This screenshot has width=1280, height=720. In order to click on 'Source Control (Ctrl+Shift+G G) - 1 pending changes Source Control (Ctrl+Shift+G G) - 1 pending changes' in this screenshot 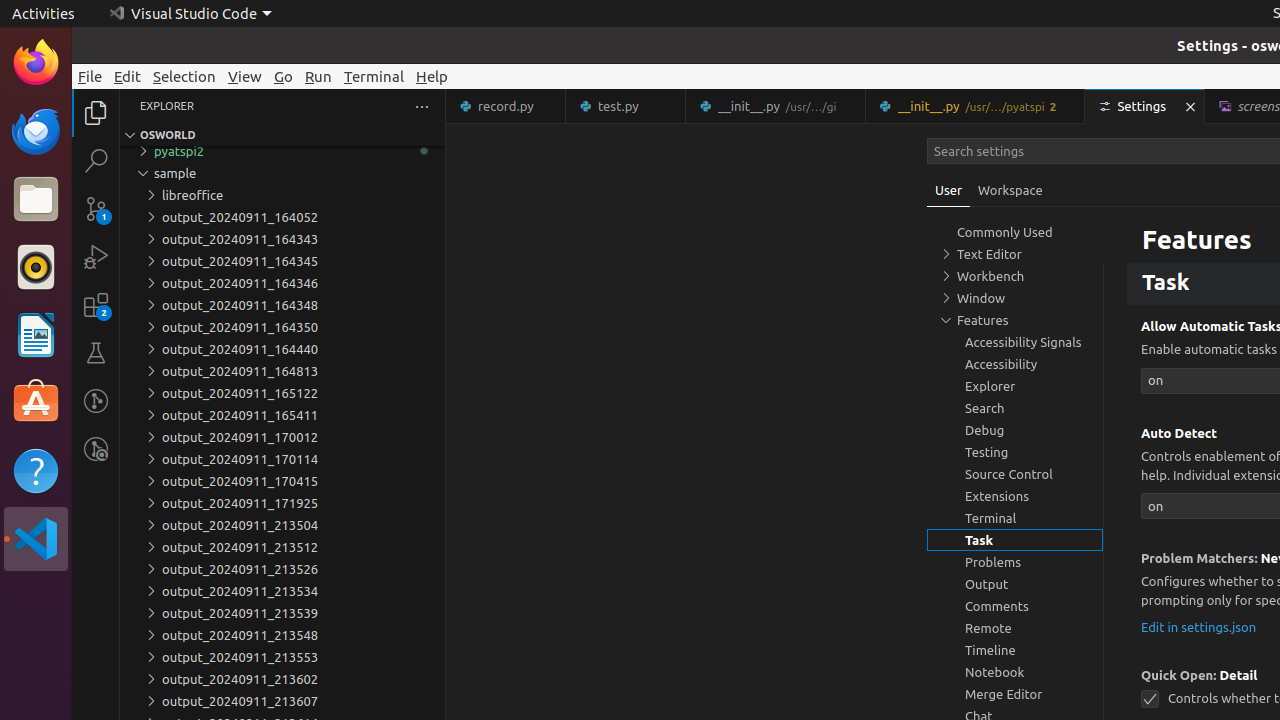, I will do `click(95, 209)`.